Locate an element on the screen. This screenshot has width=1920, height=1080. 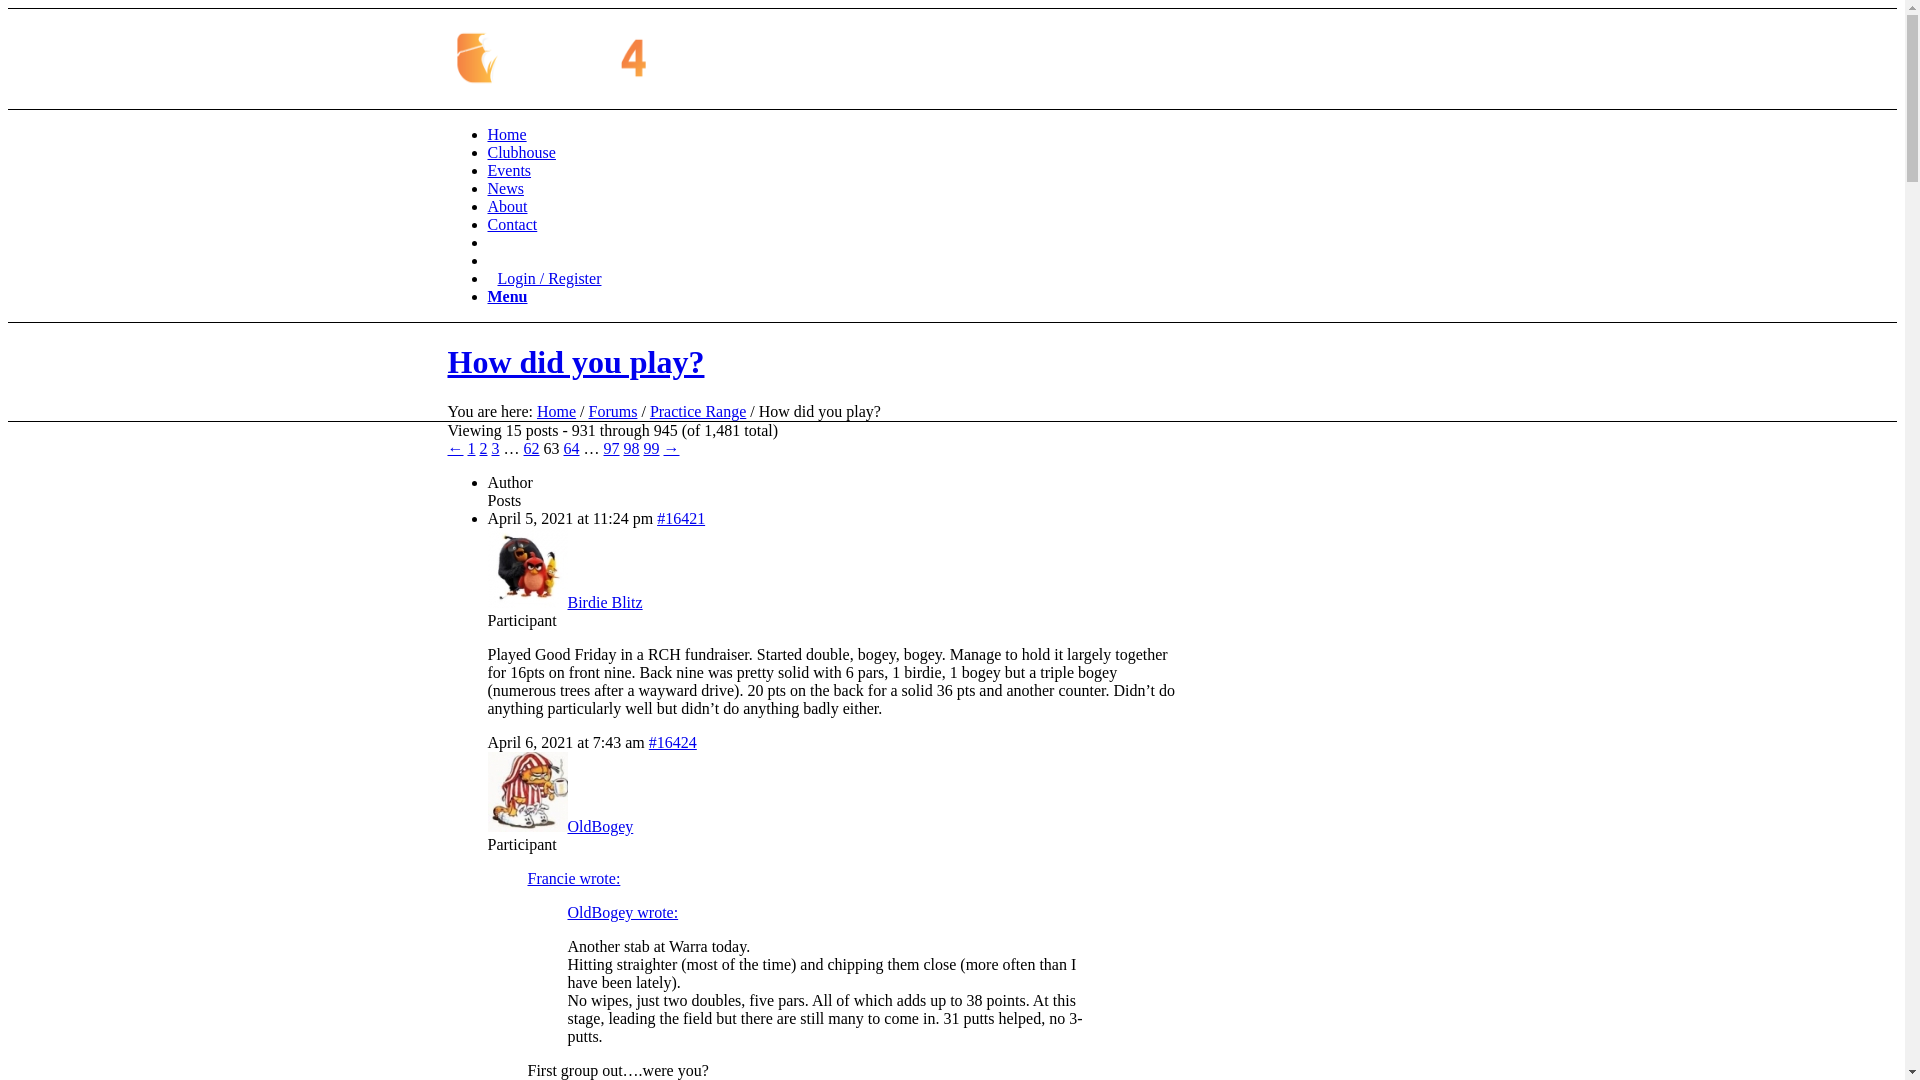
'3' is located at coordinates (495, 447).